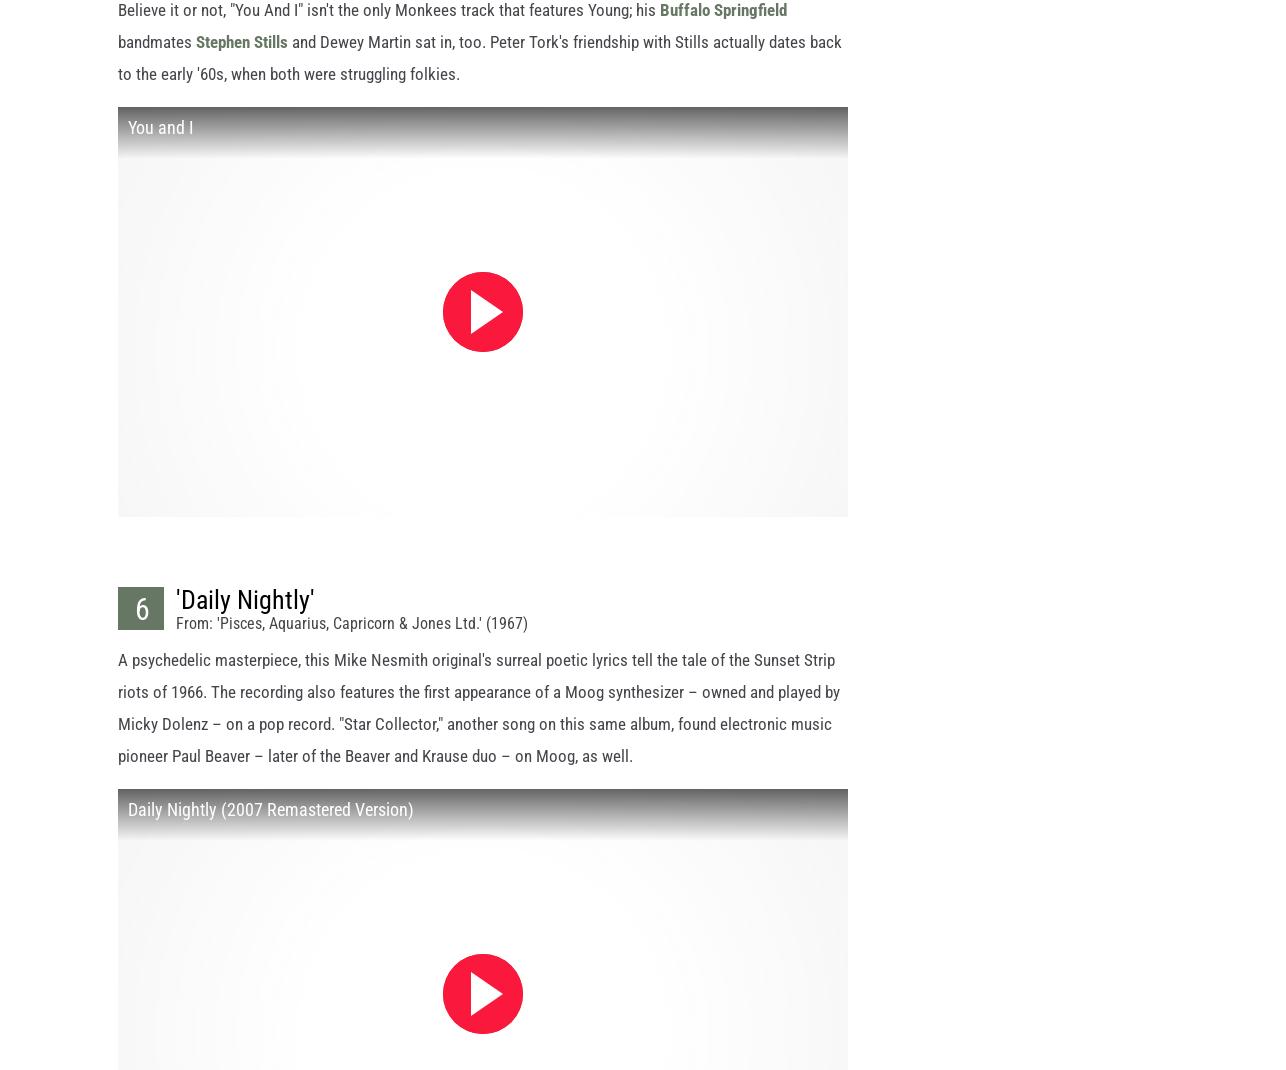  What do you see at coordinates (127, 144) in the screenshot?
I see `'You and I'` at bounding box center [127, 144].